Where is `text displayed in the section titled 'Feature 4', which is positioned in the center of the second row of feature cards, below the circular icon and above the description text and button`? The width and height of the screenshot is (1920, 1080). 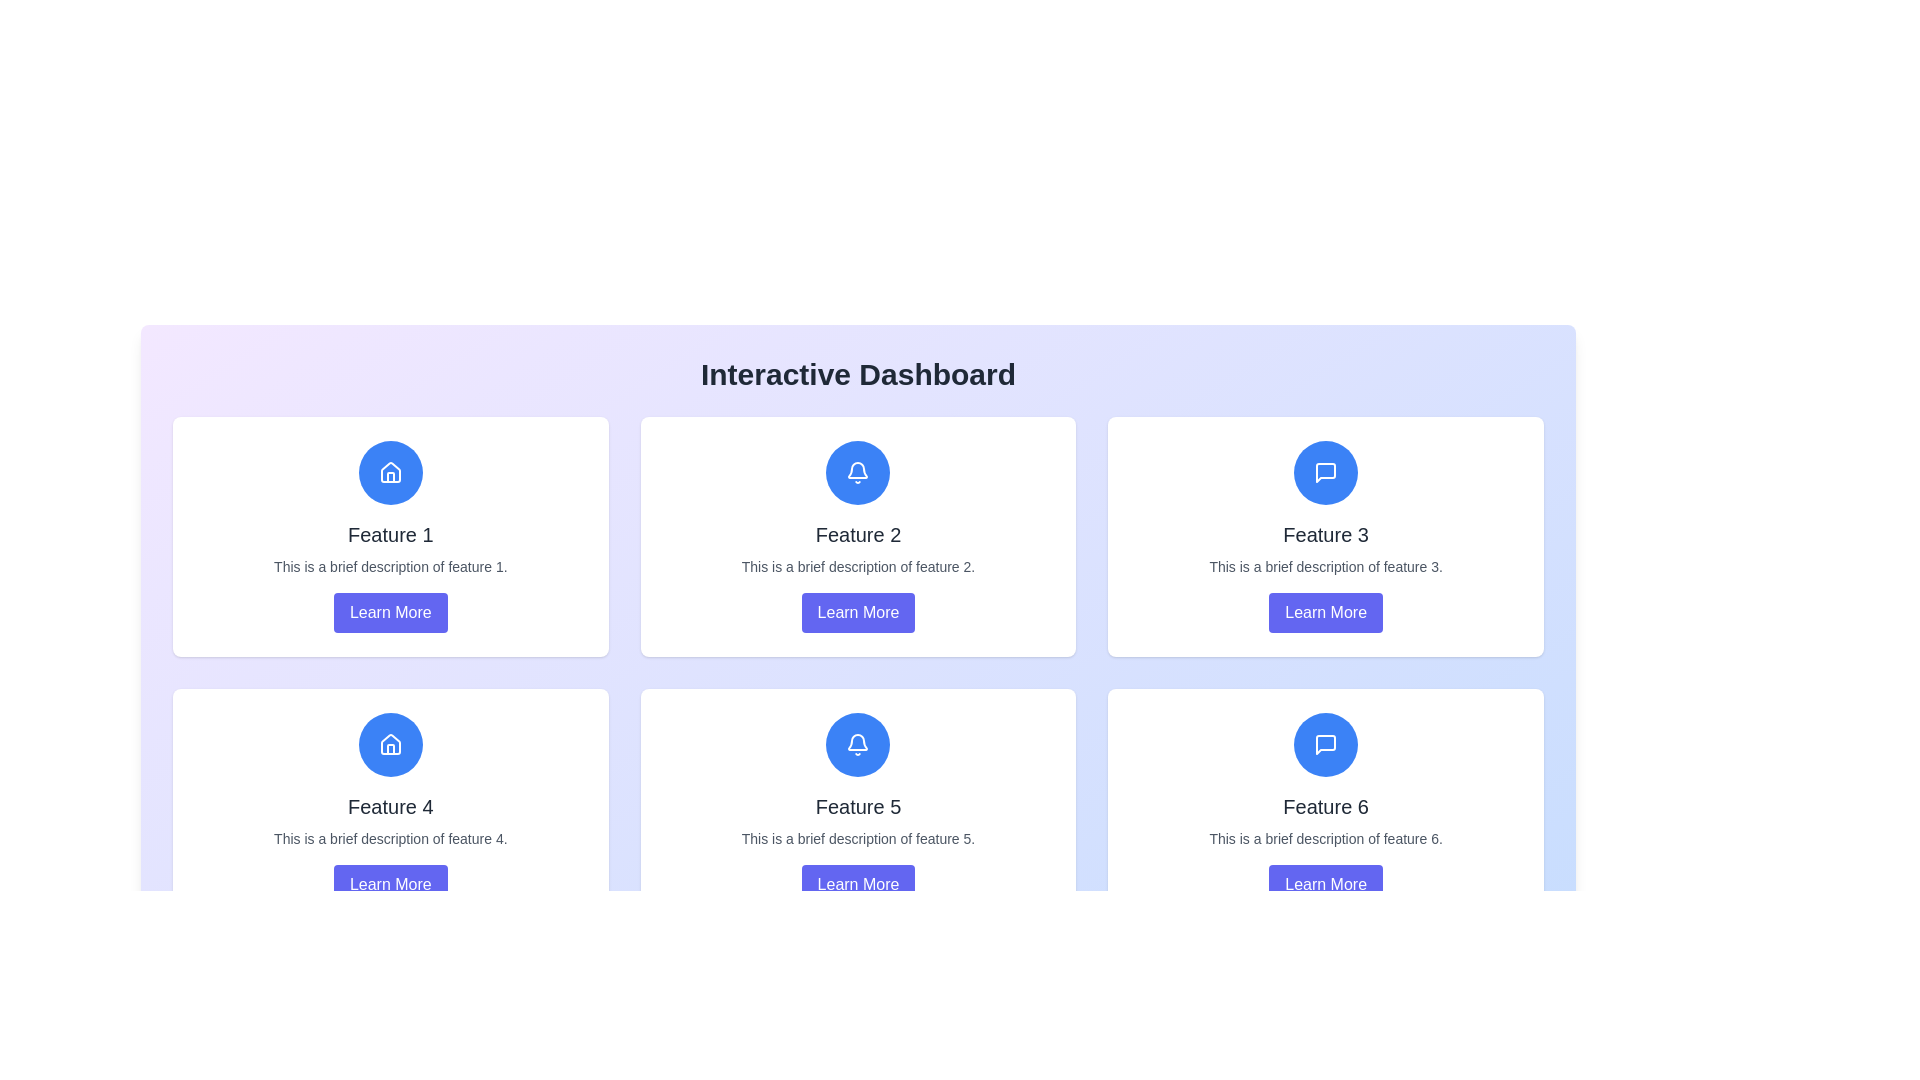 text displayed in the section titled 'Feature 4', which is positioned in the center of the second row of feature cards, below the circular icon and above the description text and button is located at coordinates (390, 805).